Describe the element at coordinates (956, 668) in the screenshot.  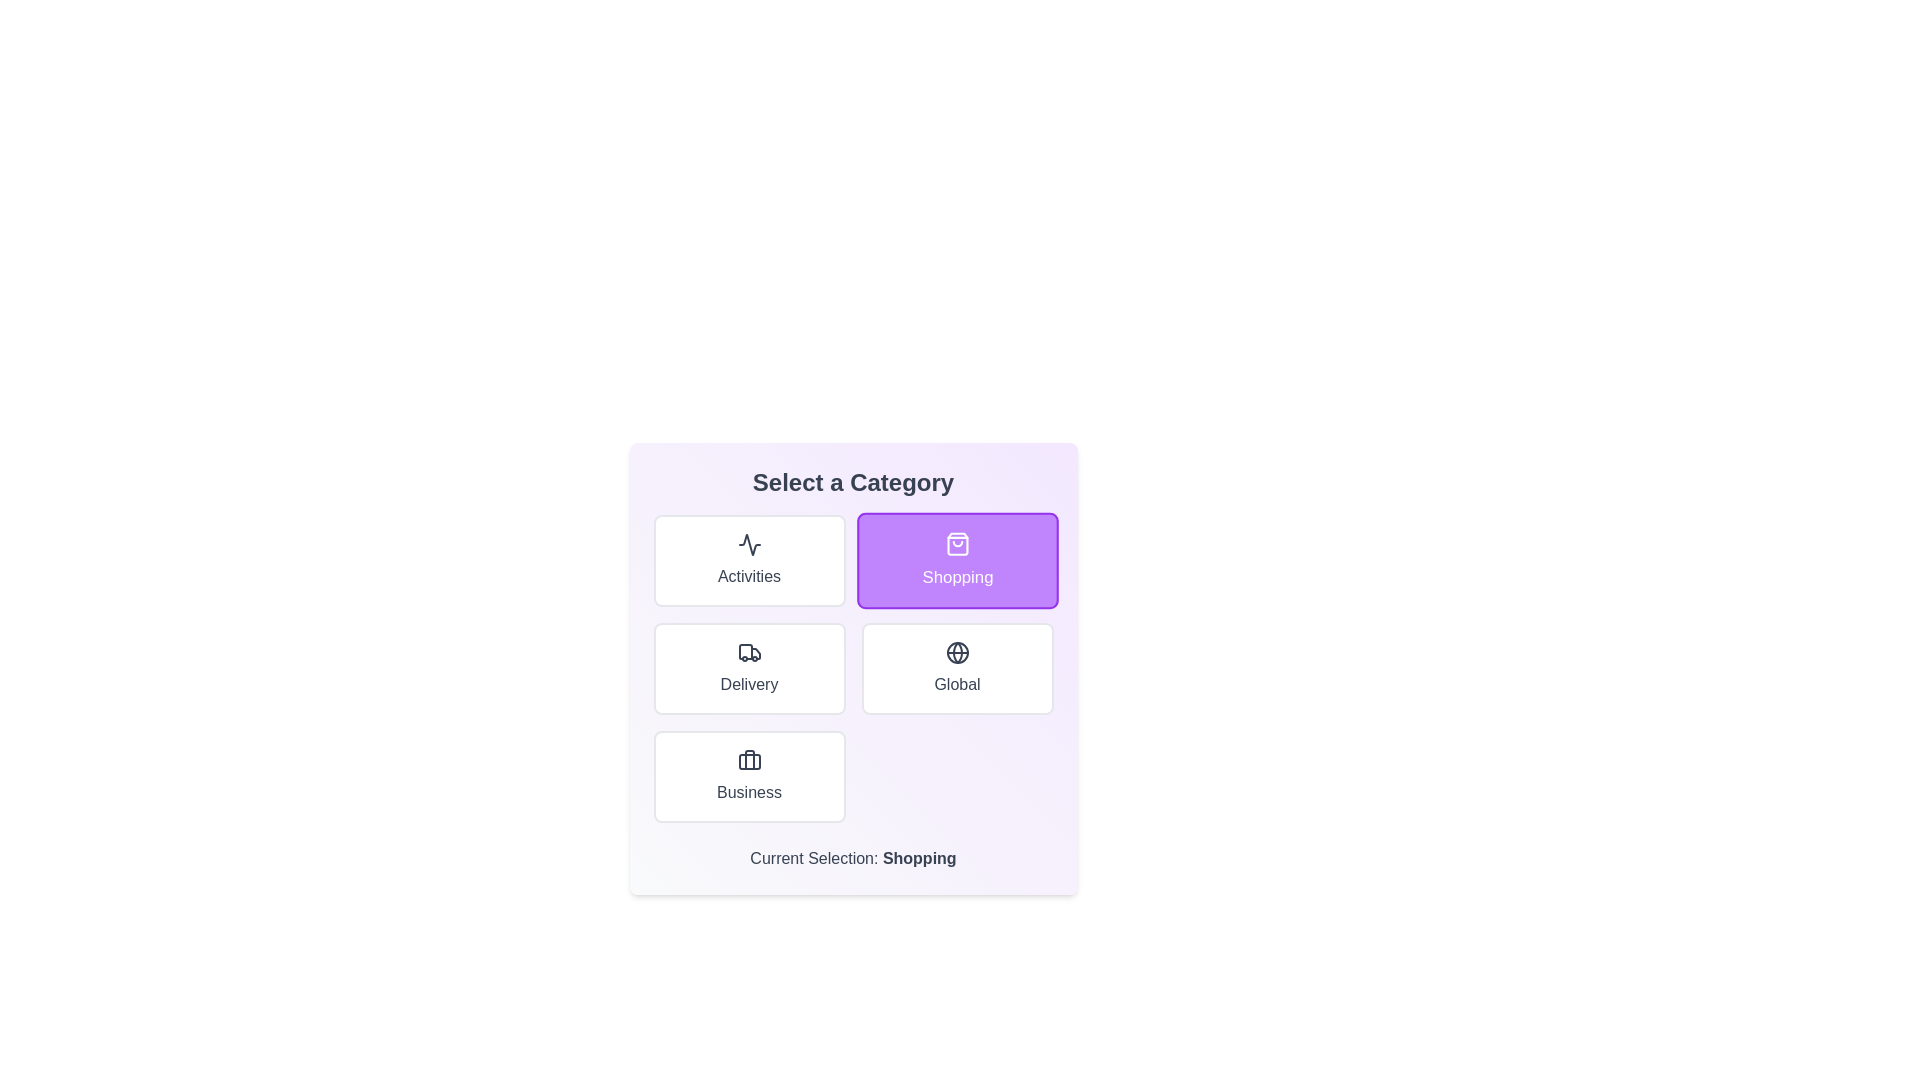
I see `the button corresponding to the category Global` at that location.